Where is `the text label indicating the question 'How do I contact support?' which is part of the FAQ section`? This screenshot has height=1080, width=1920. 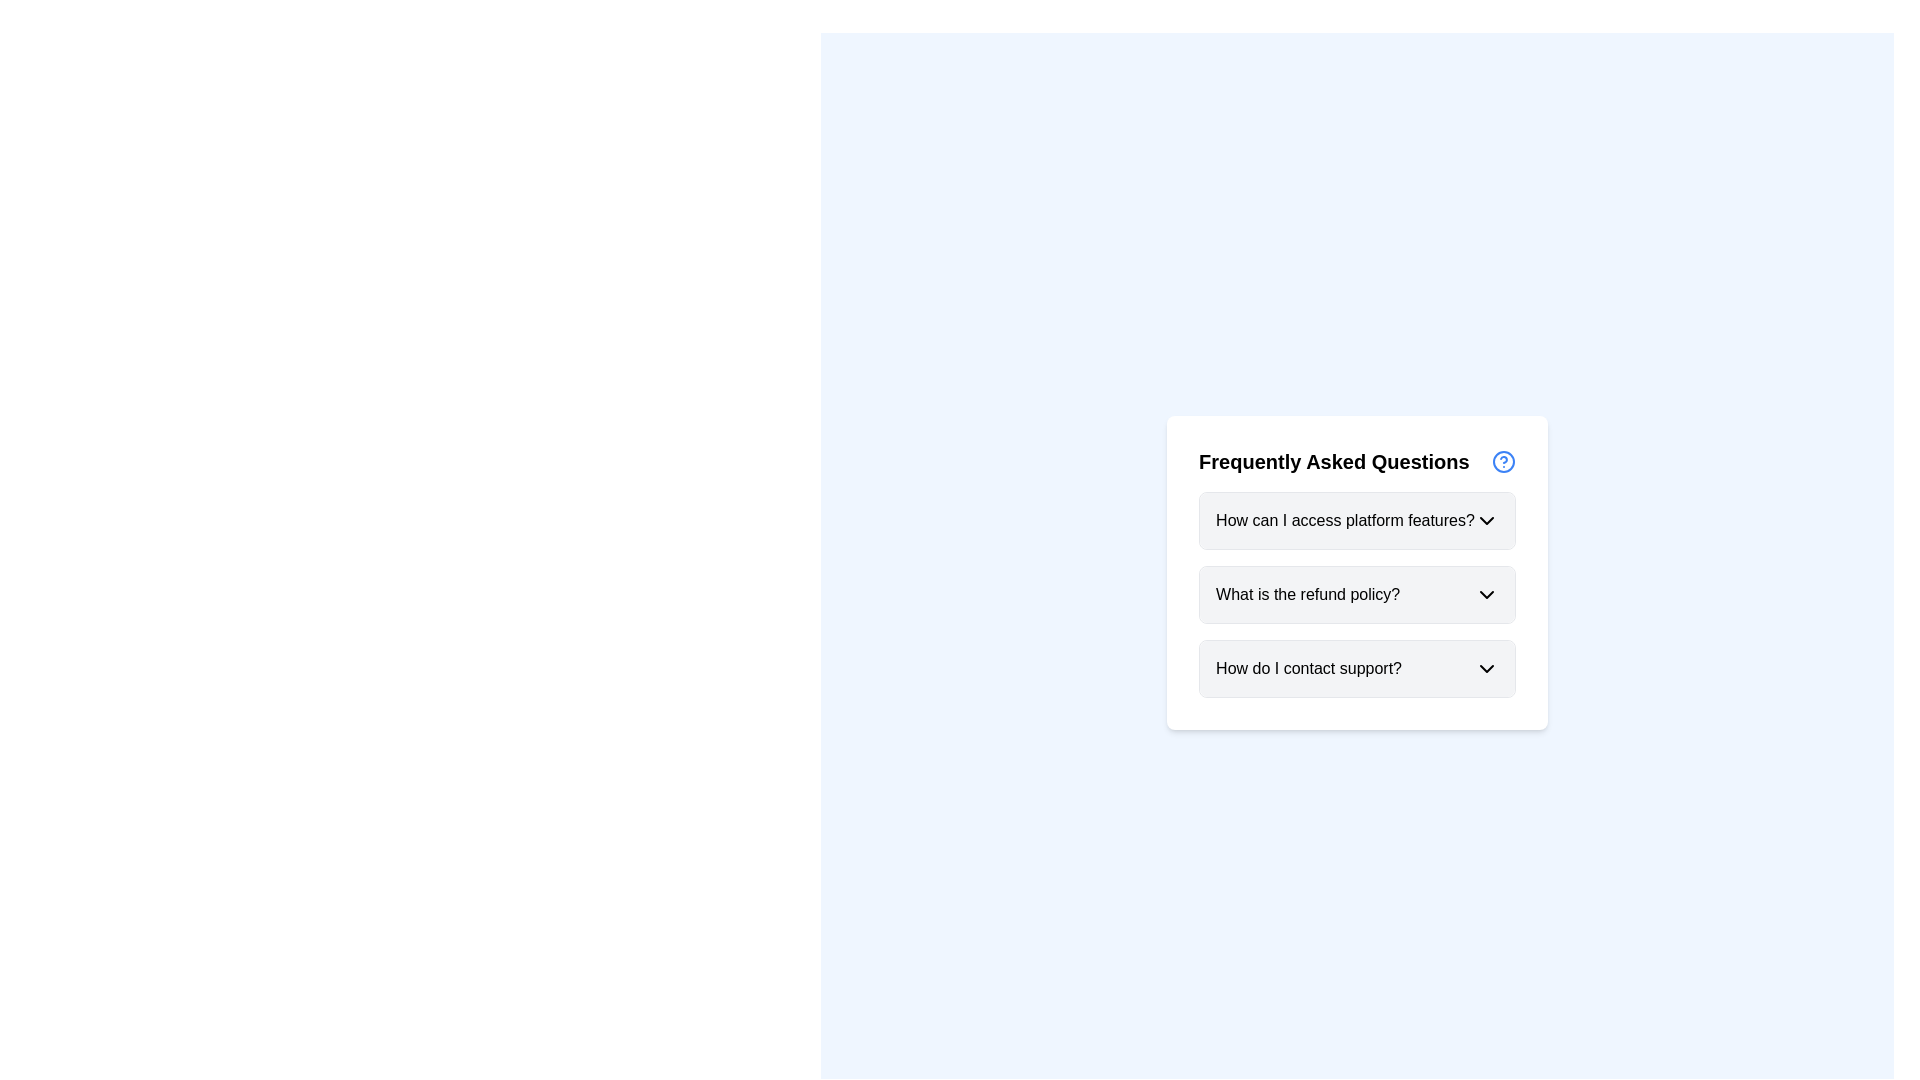
the text label indicating the question 'How do I contact support?' which is part of the FAQ section is located at coordinates (1309, 668).